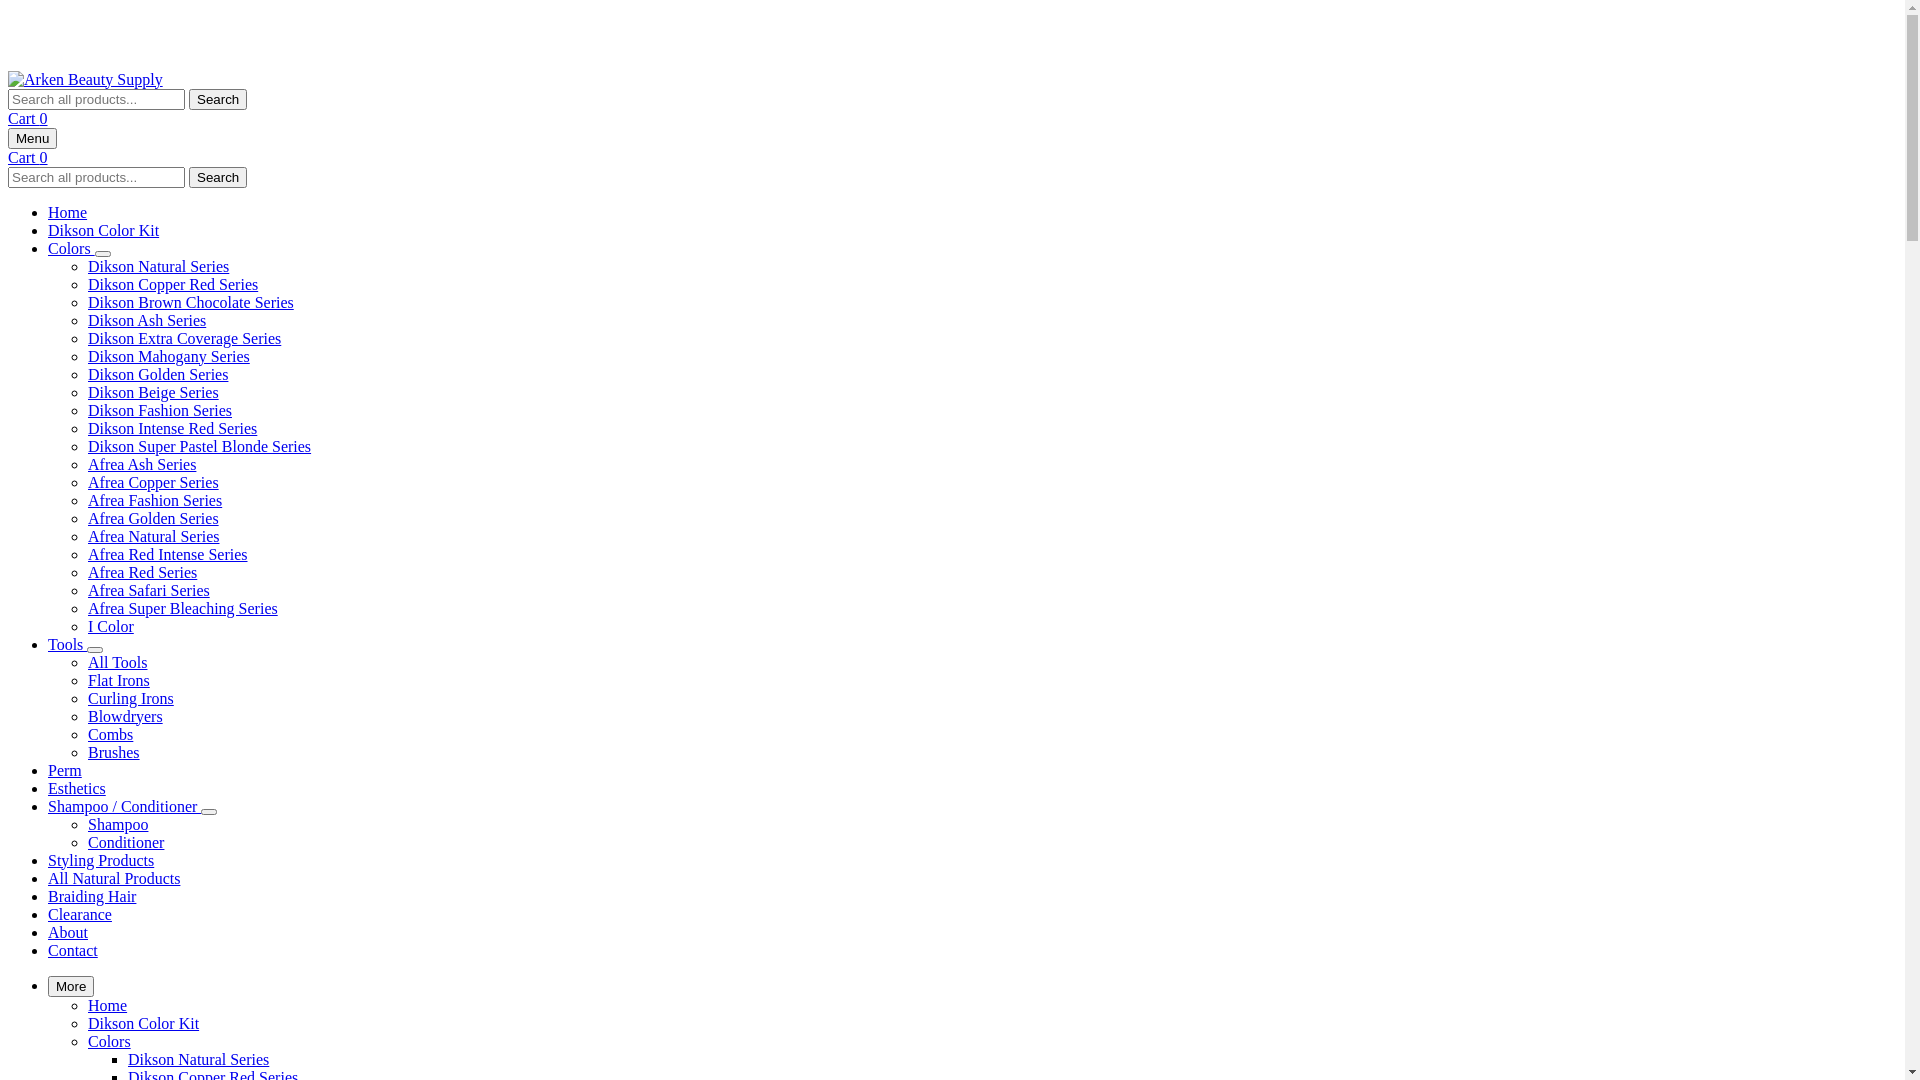 The height and width of the screenshot is (1080, 1920). Describe the element at coordinates (86, 482) in the screenshot. I see `'Afrea Copper Series'` at that location.